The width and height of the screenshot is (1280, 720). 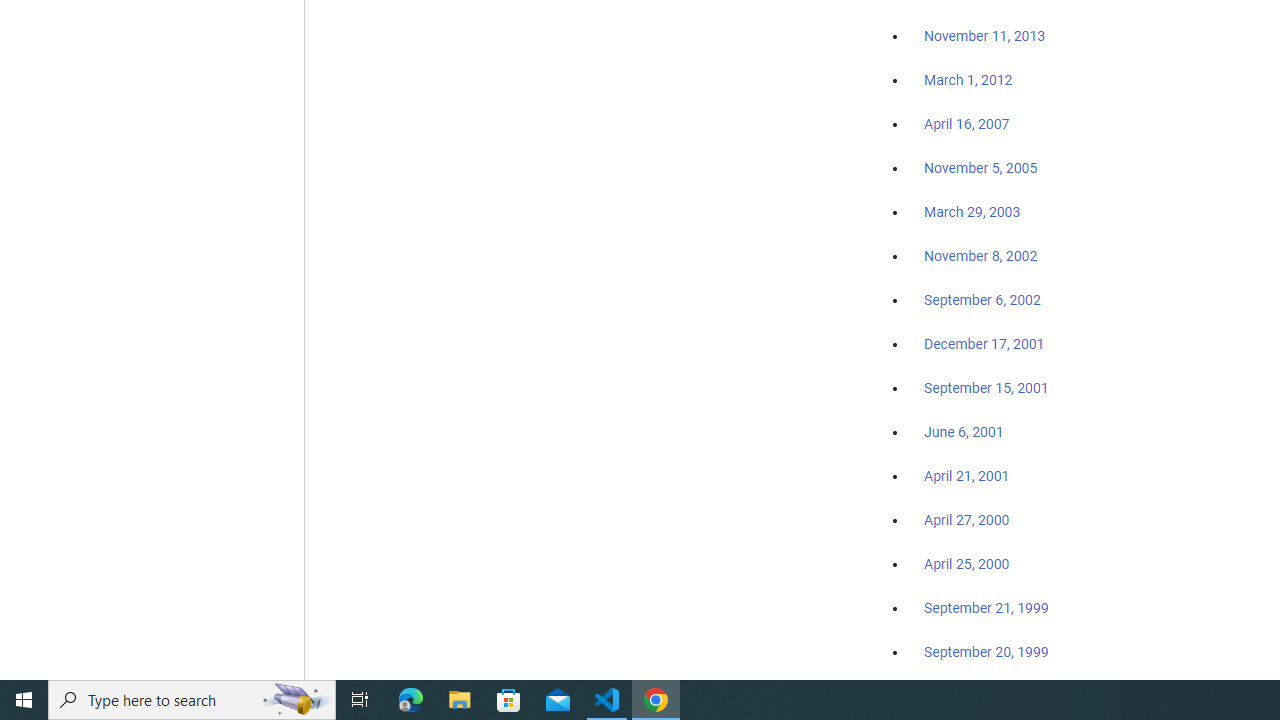 I want to click on 'November 8, 2002', so click(x=981, y=255).